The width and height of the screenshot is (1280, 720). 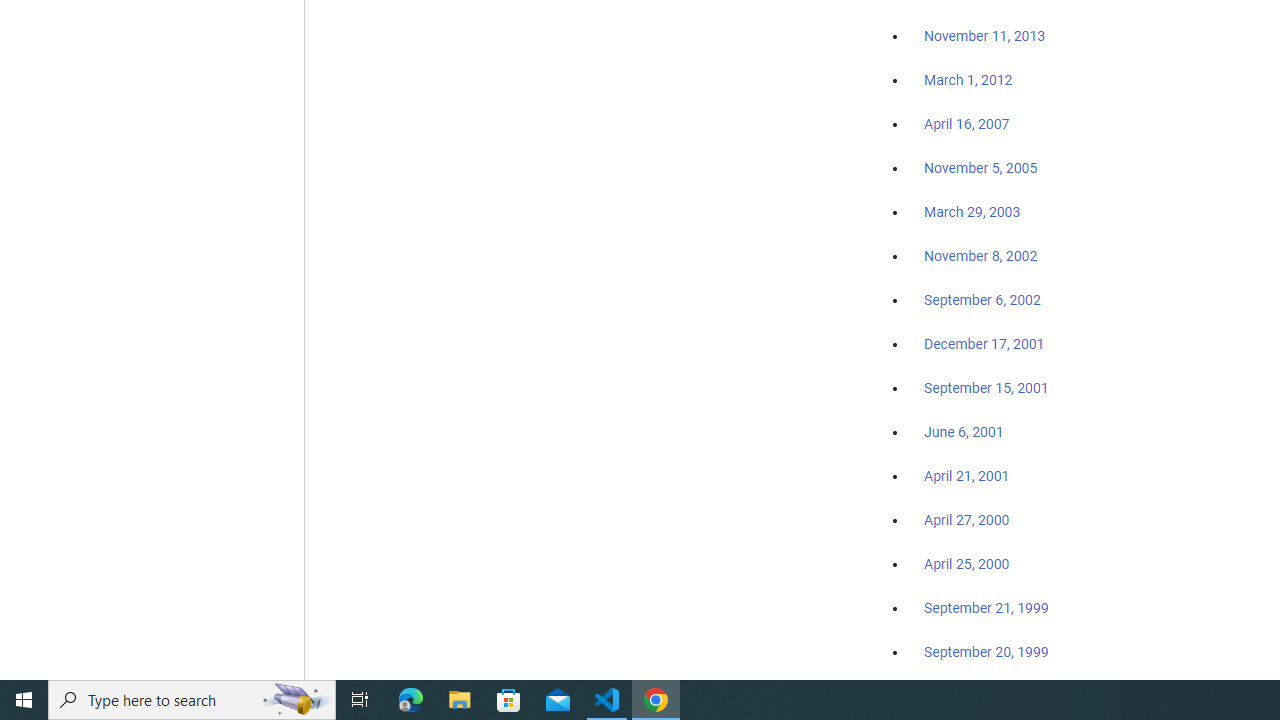 I want to click on 'November 8, 2002', so click(x=981, y=255).